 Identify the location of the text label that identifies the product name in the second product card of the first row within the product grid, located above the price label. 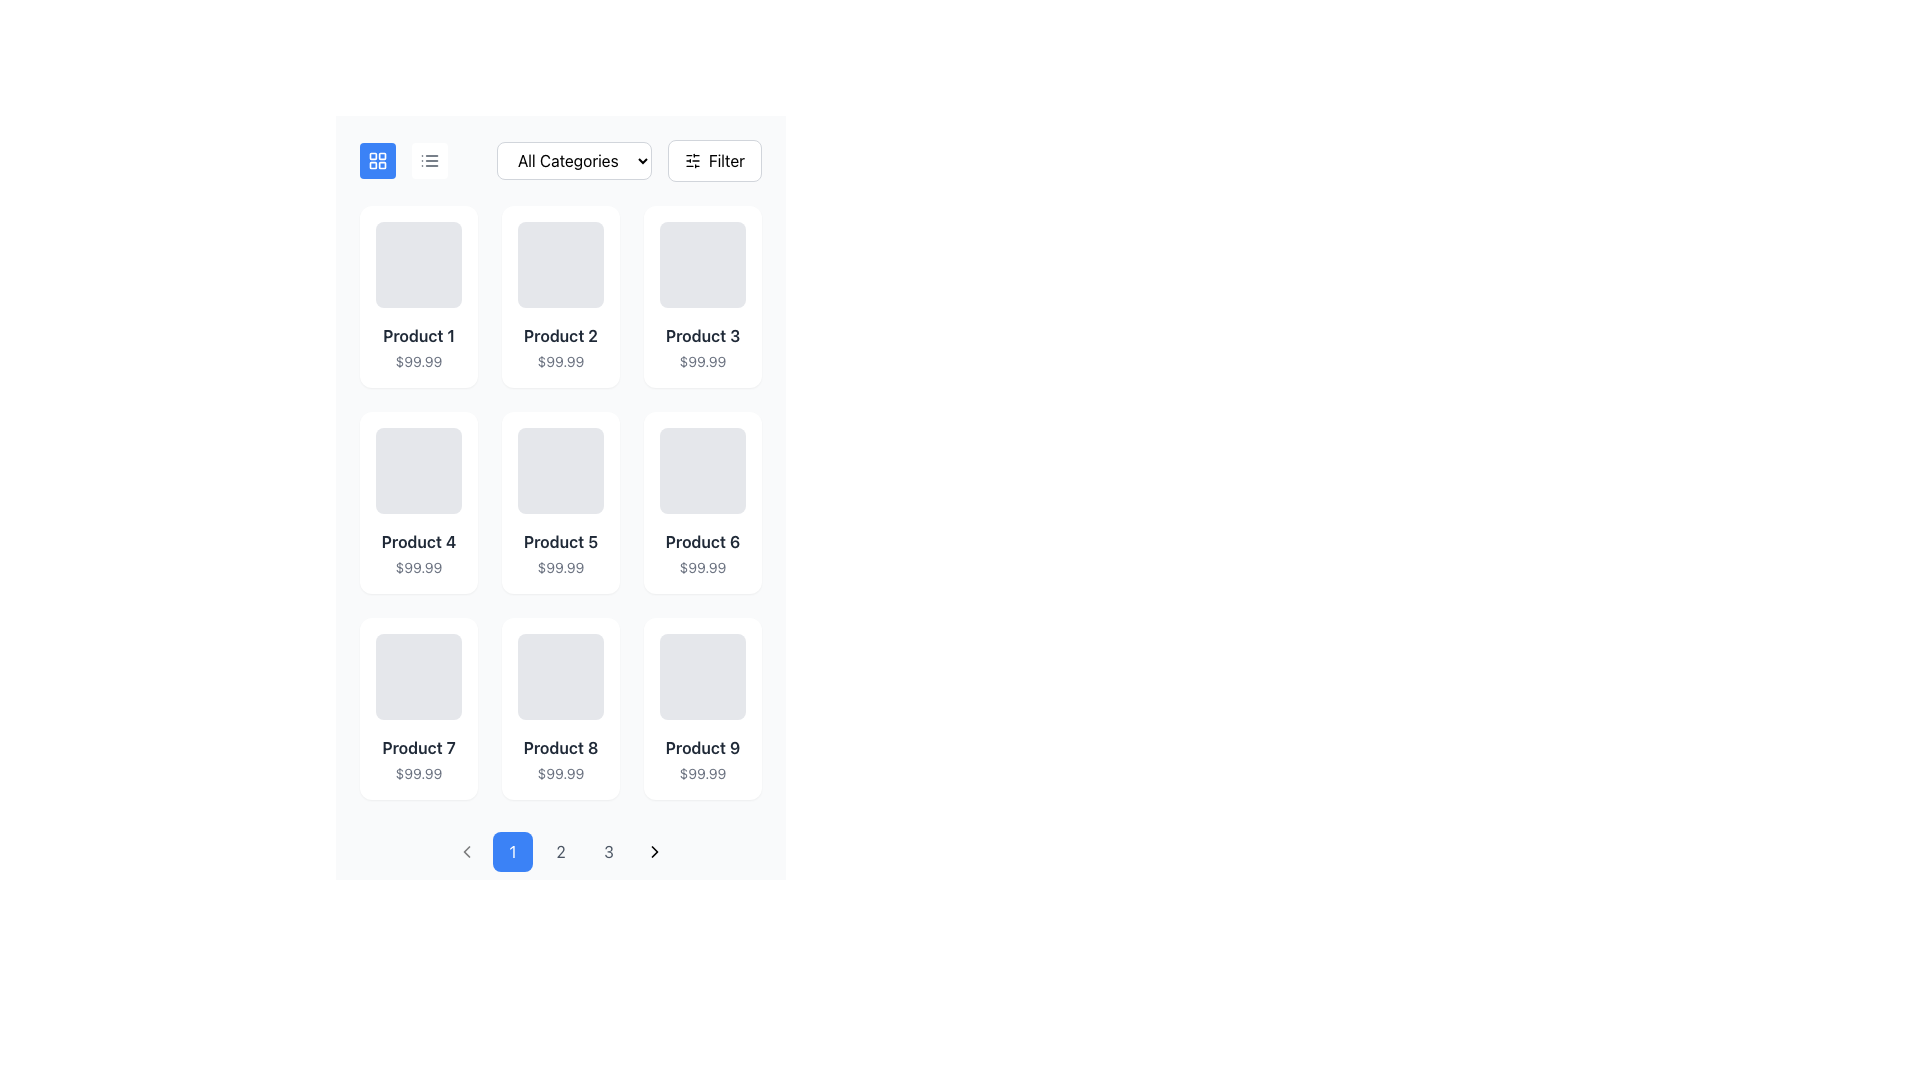
(560, 334).